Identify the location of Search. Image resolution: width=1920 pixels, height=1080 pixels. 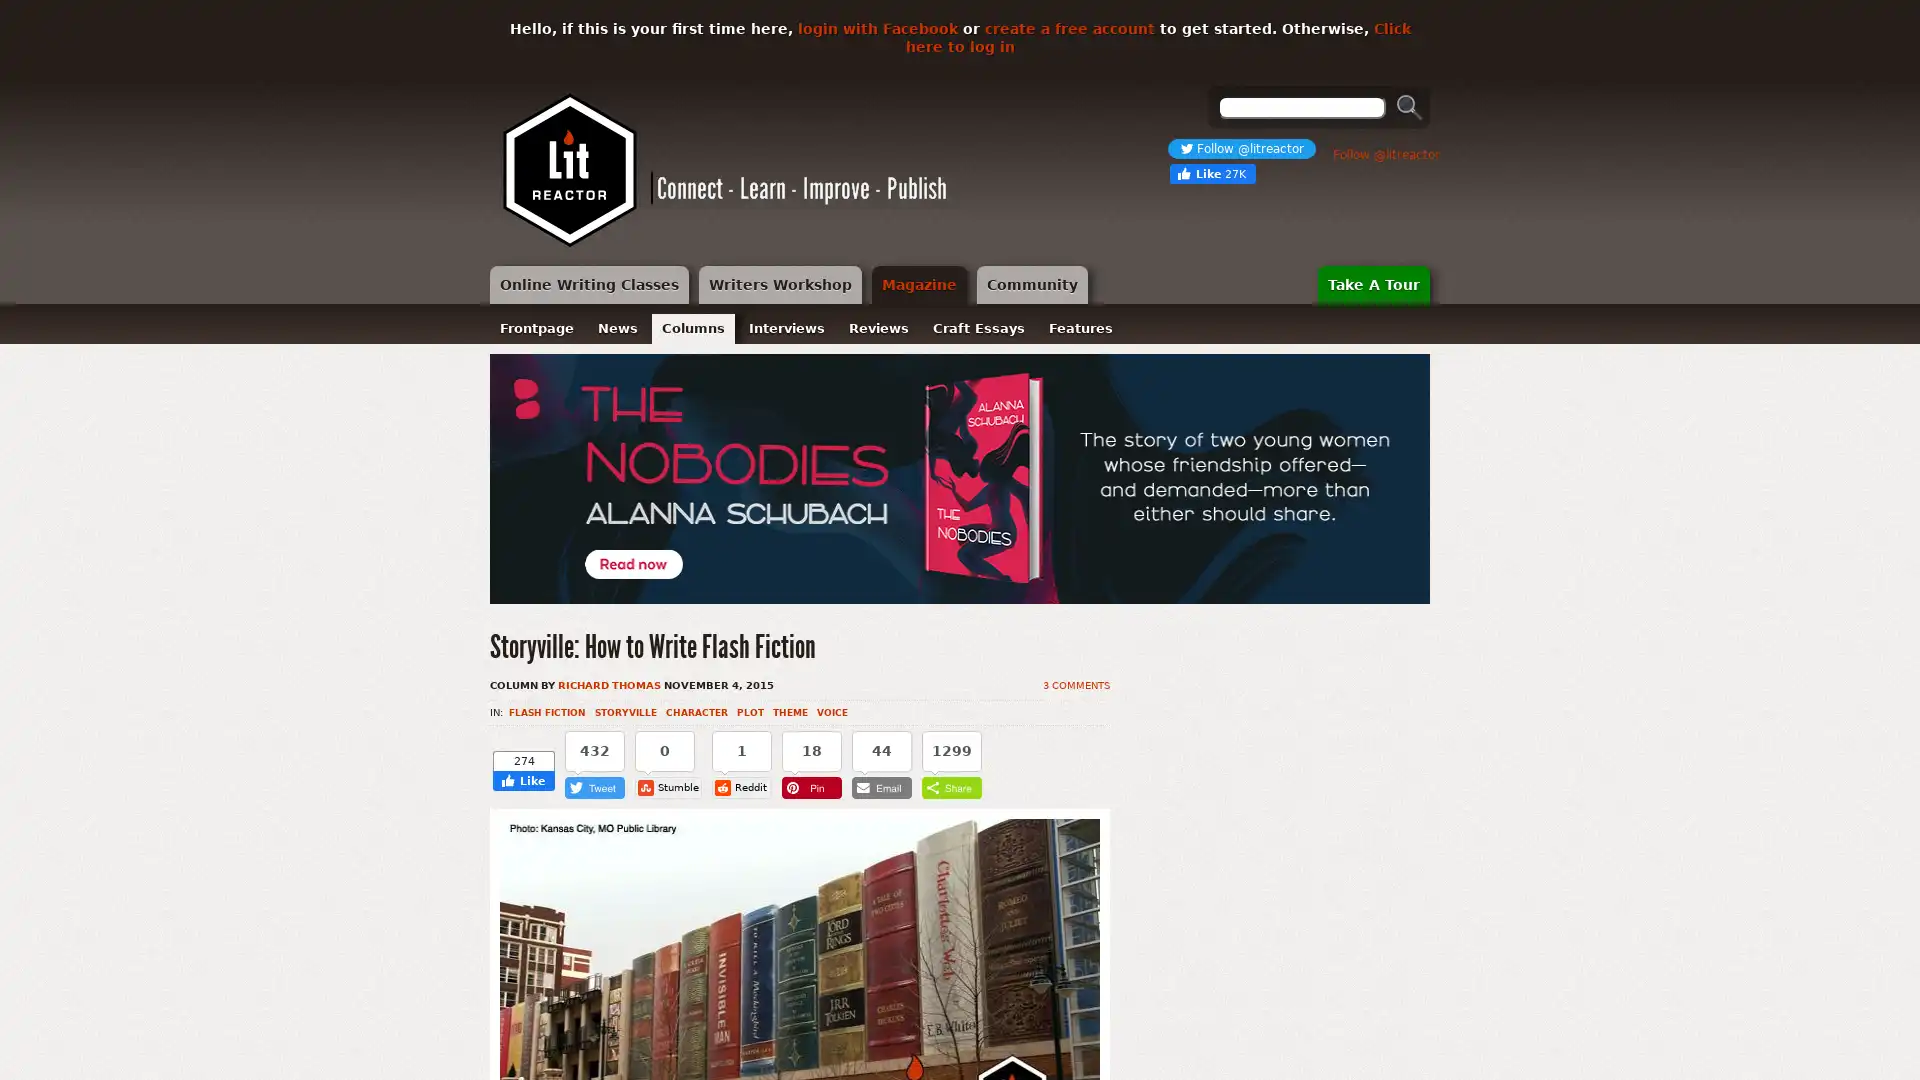
(1409, 107).